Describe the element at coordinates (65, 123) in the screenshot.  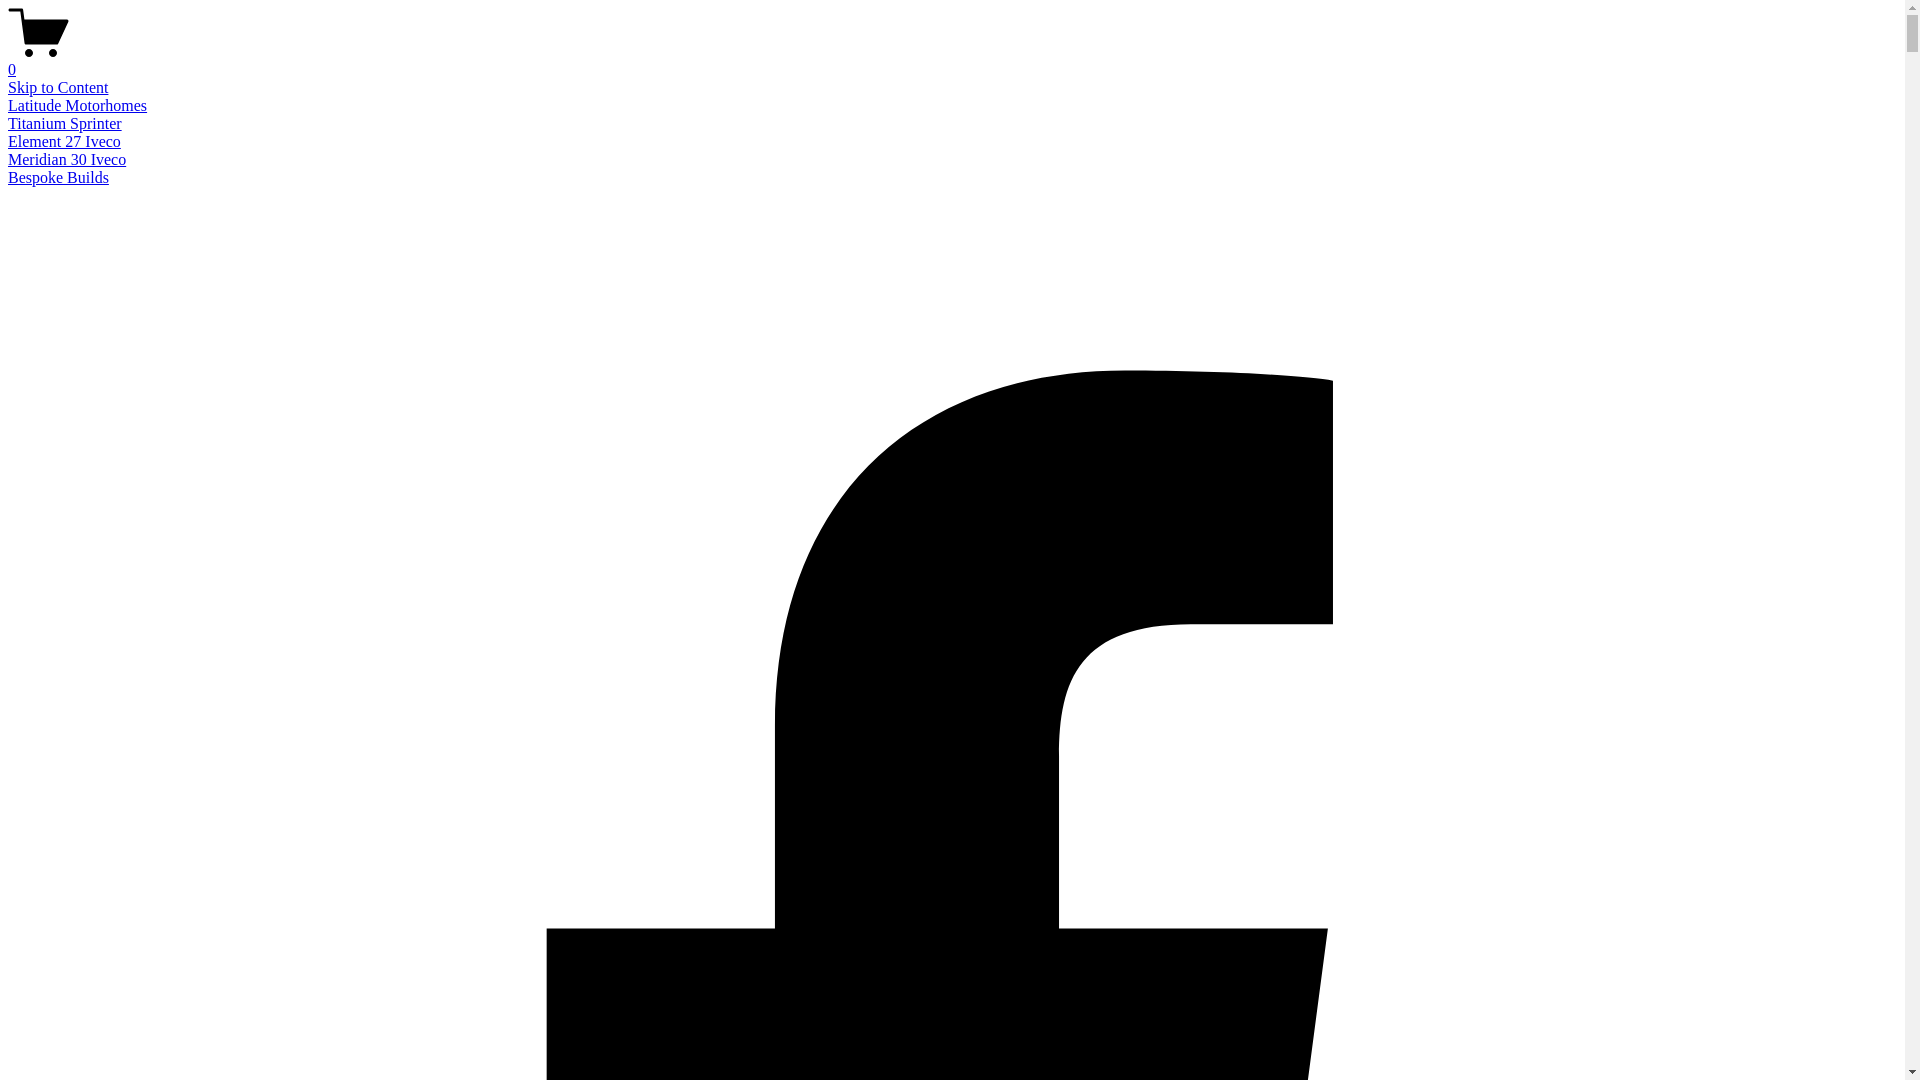
I see `'Titanium Sprinter'` at that location.